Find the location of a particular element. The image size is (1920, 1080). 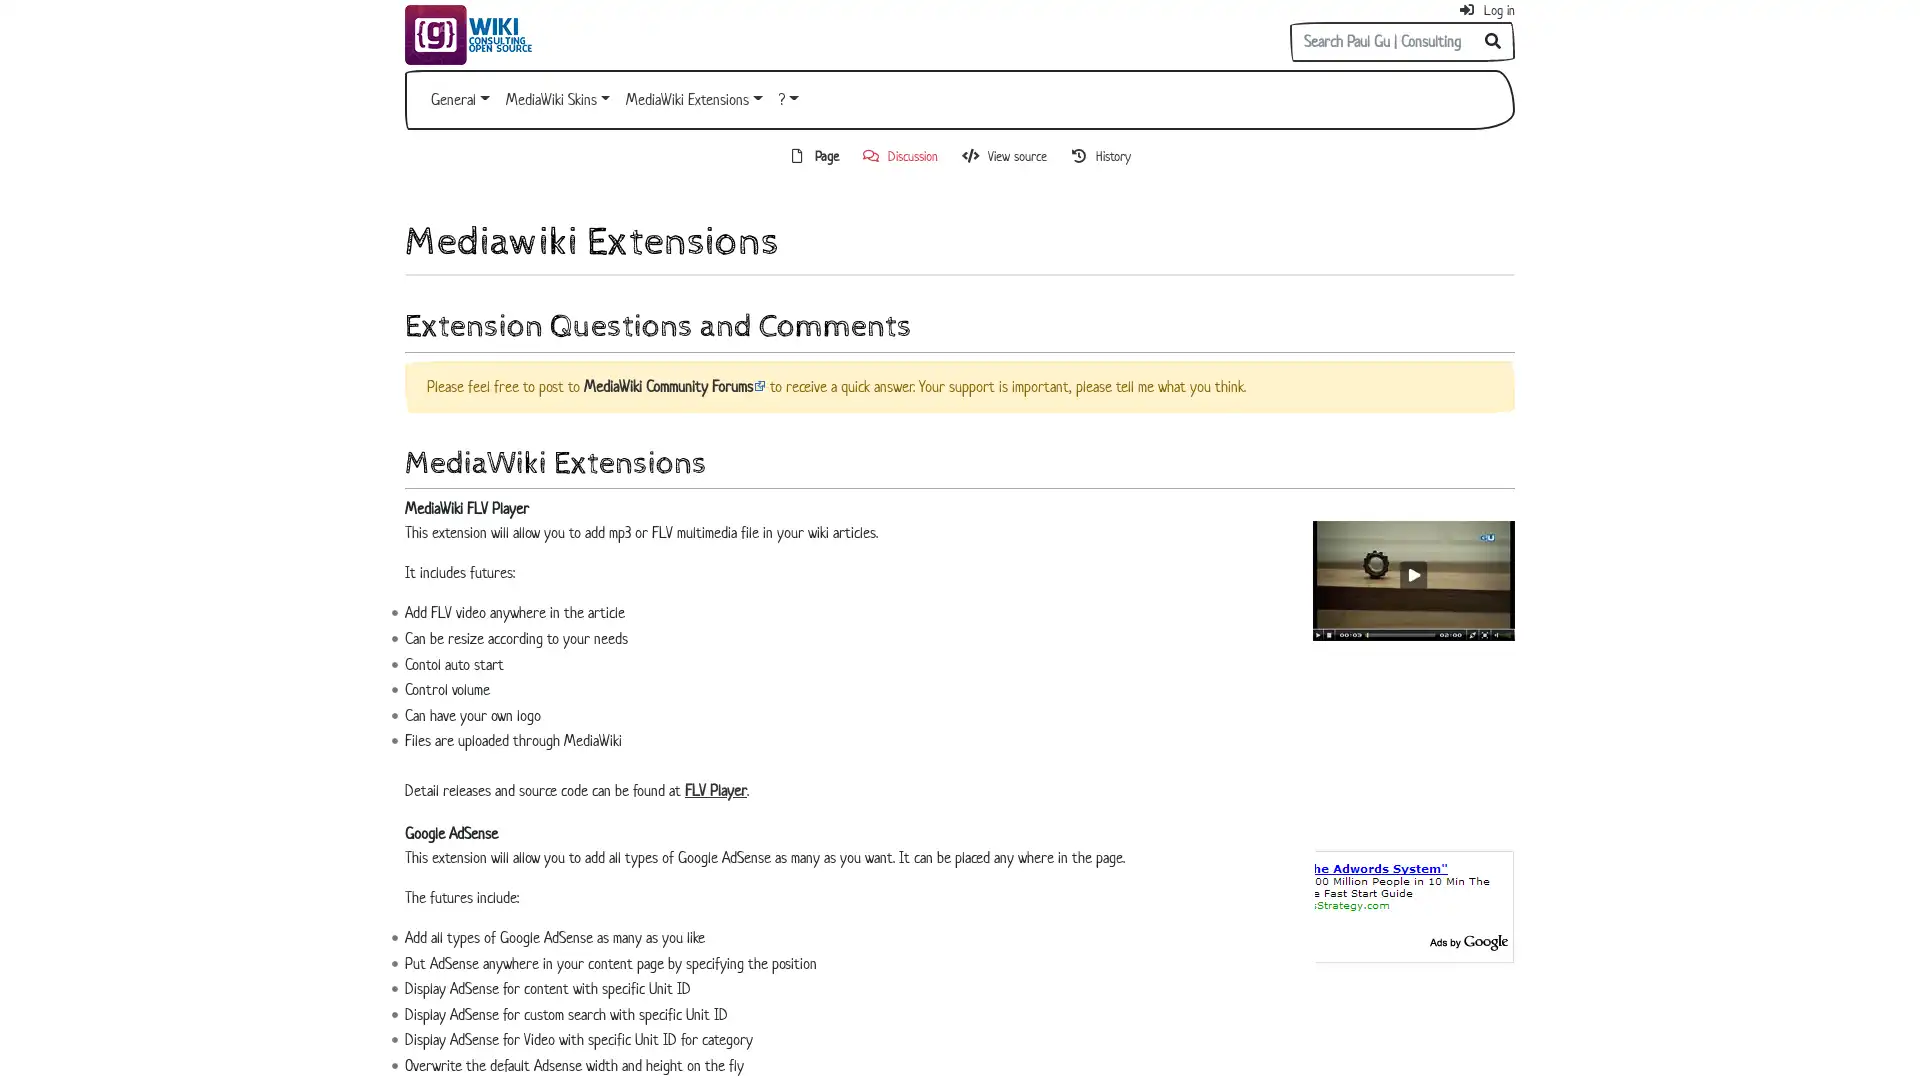

Go to page is located at coordinates (1493, 42).